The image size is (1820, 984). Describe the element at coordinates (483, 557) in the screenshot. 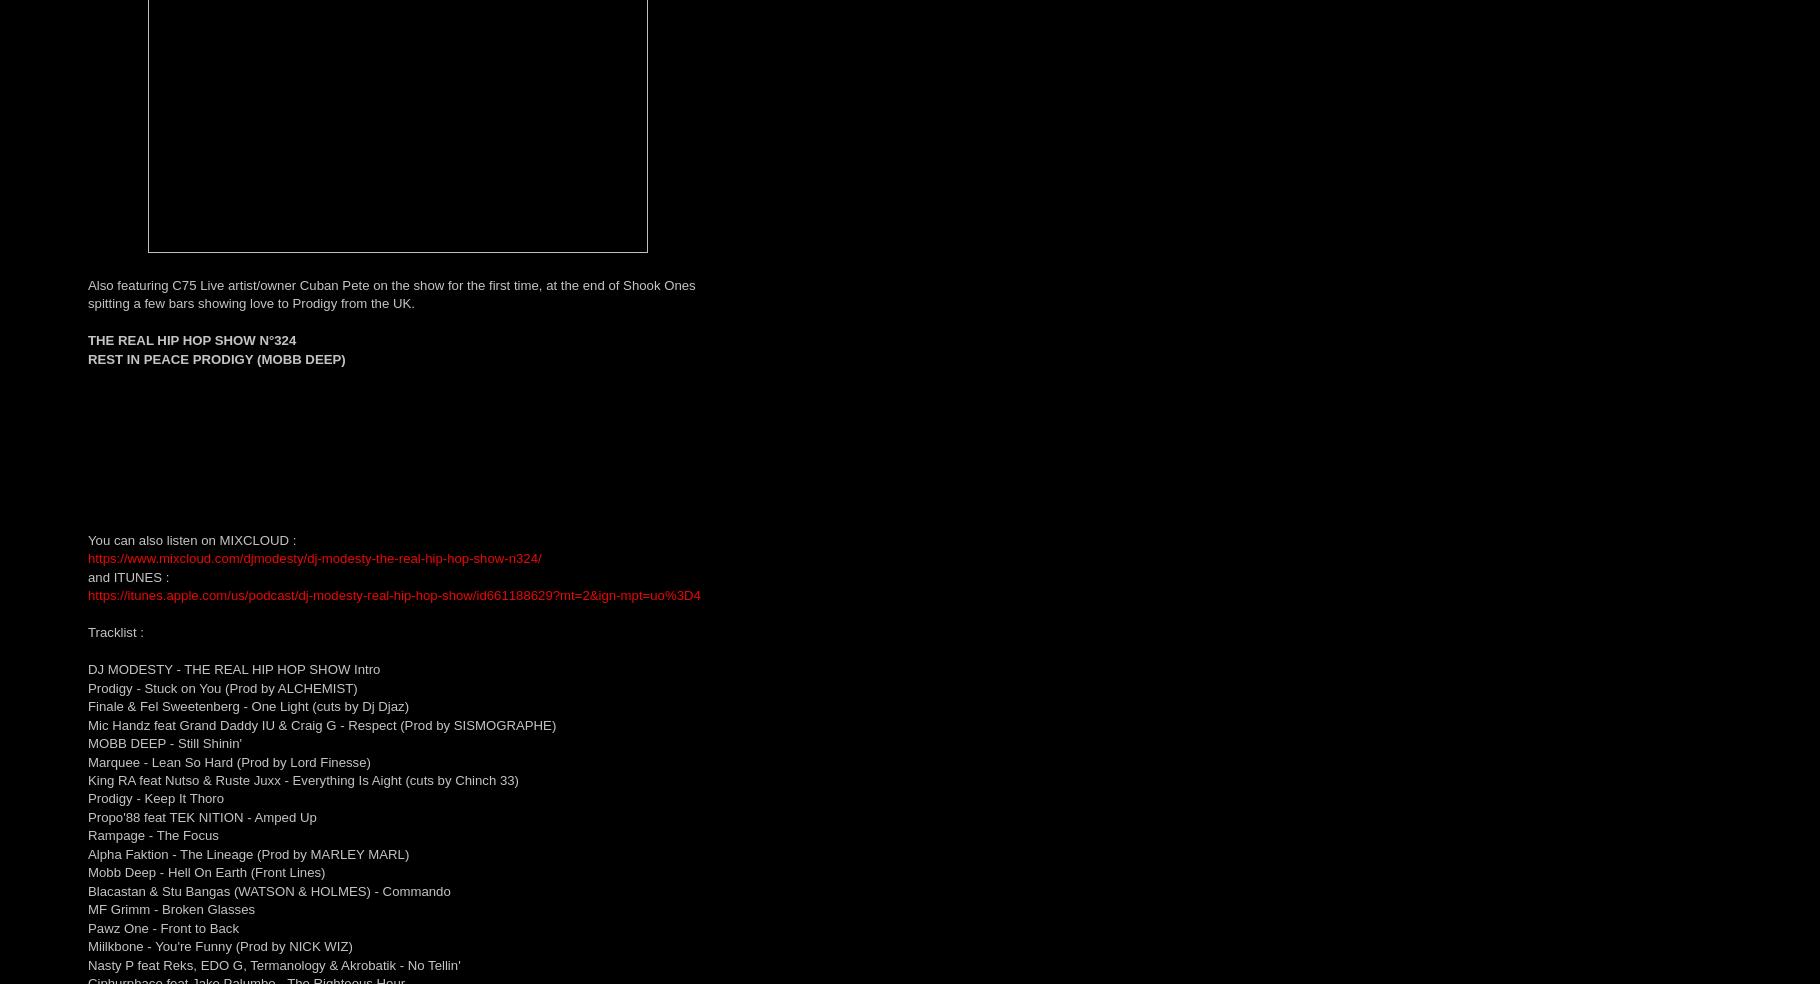

I see `'hip-hop-show-n324/'` at that location.